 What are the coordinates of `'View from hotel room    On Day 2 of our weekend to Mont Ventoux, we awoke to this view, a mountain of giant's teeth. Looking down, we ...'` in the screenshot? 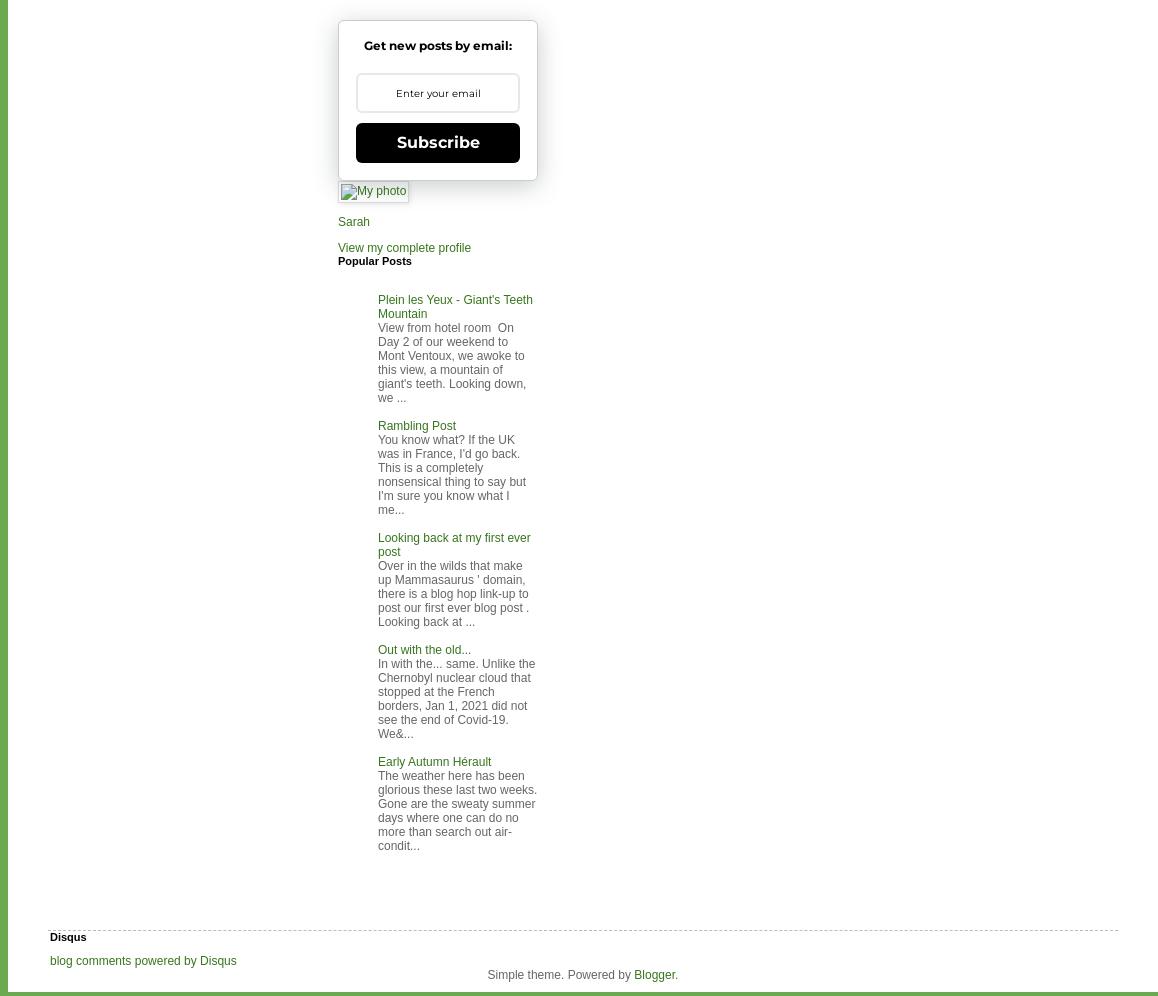 It's located at (451, 363).